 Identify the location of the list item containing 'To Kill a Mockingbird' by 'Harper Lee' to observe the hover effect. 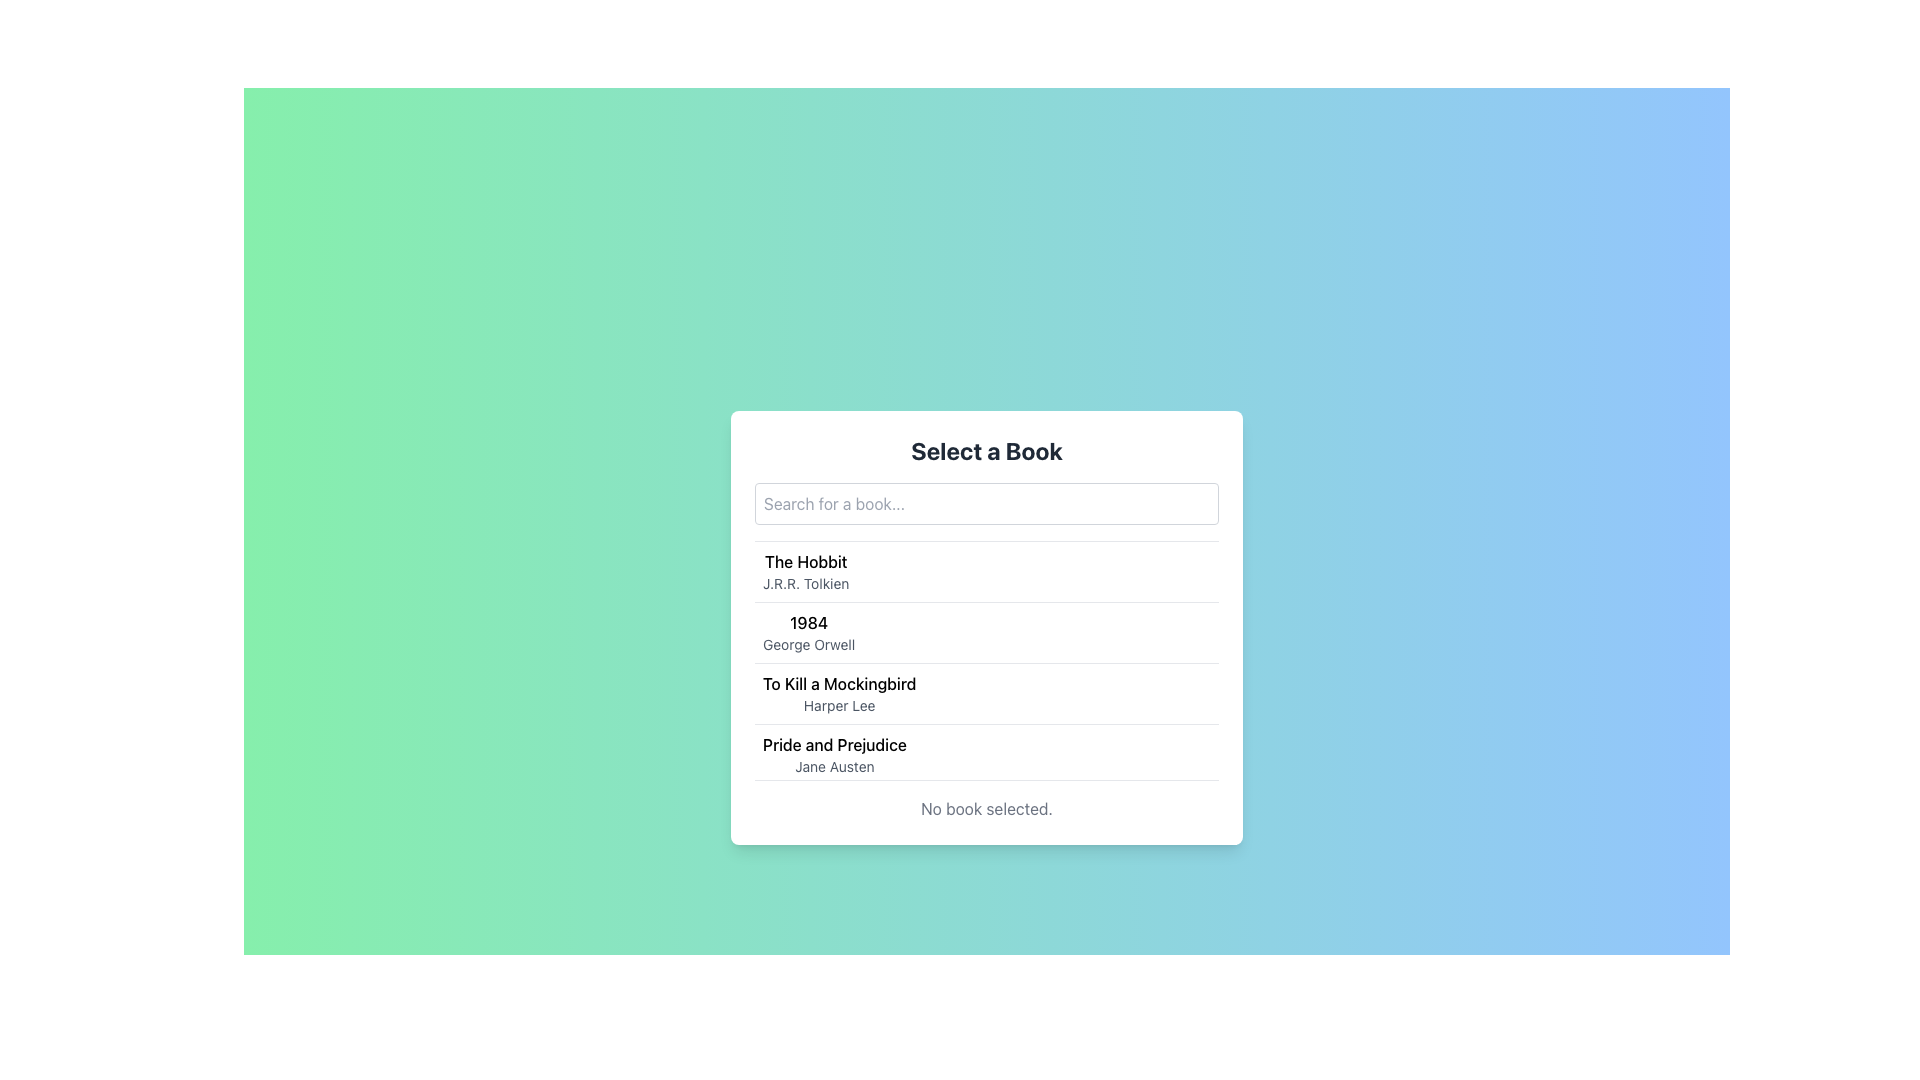
(987, 692).